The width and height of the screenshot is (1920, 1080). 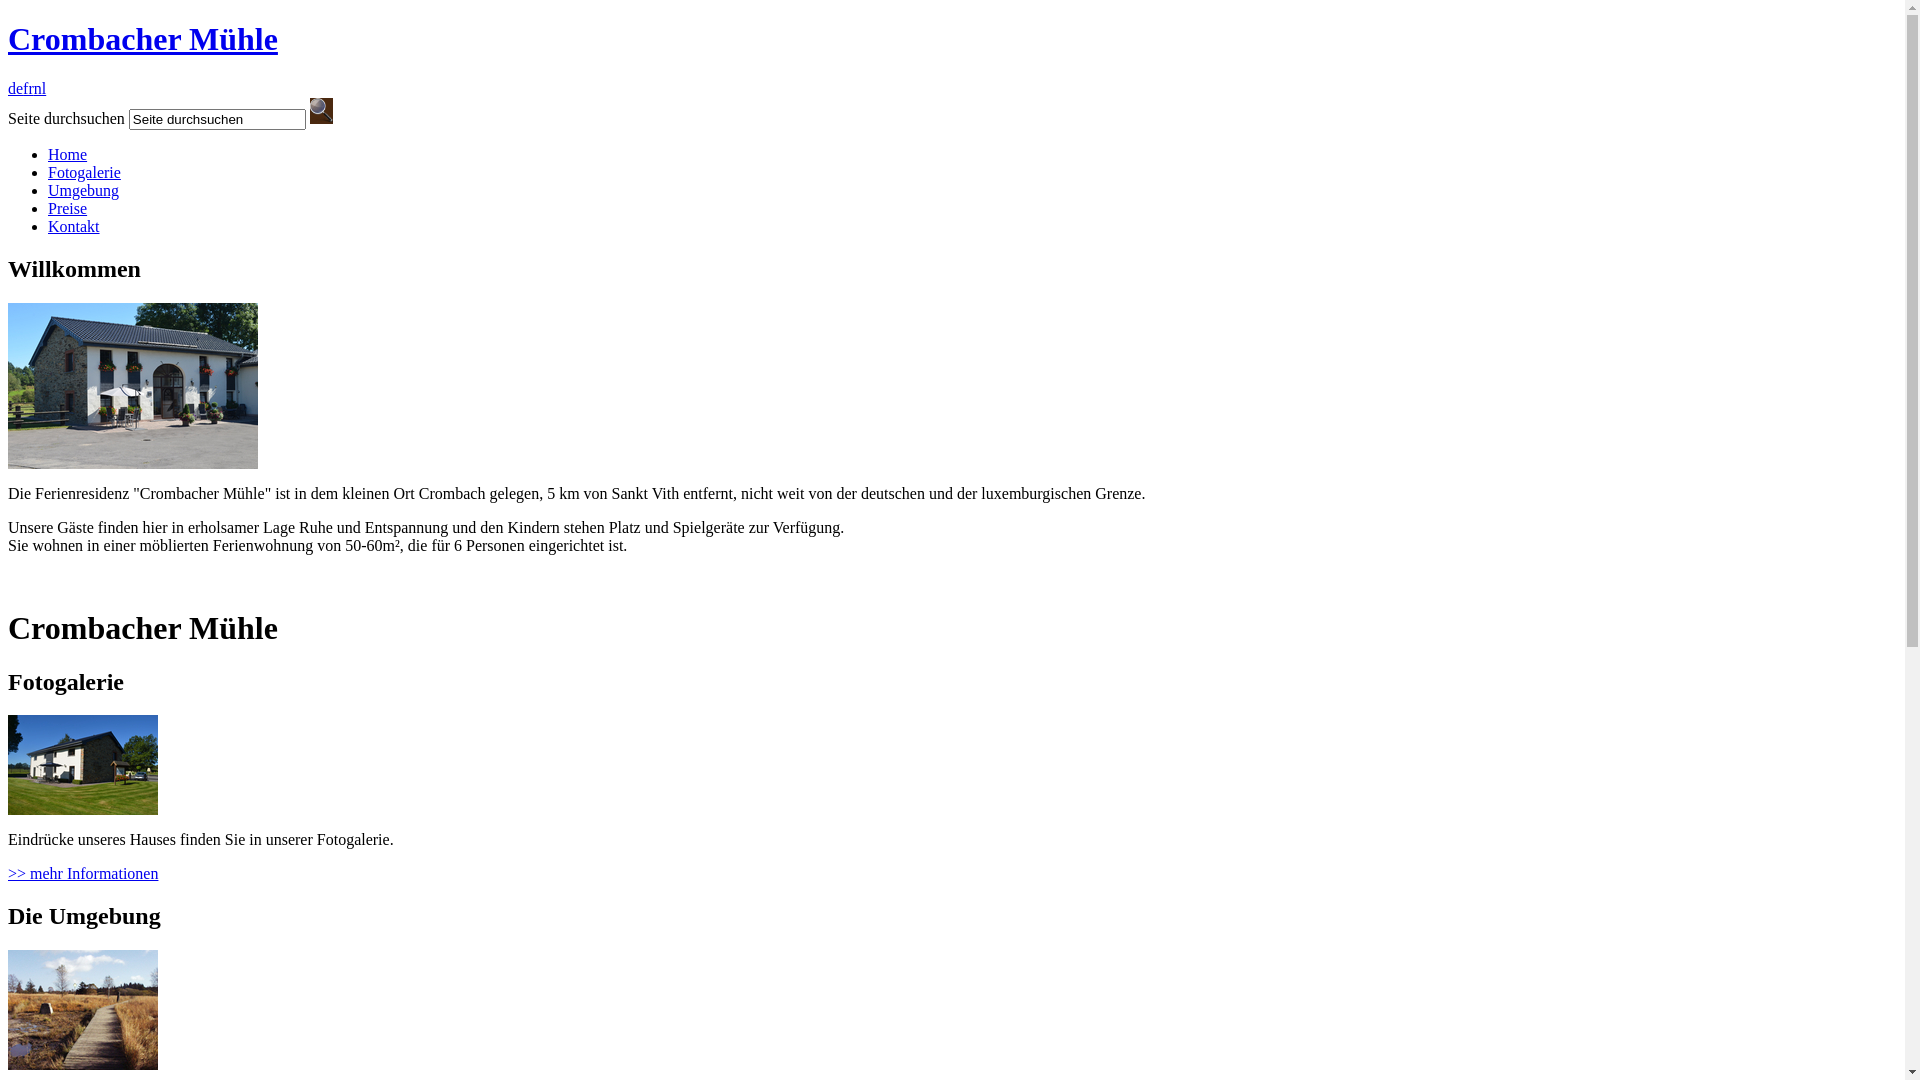 I want to click on '>> mehr Informationen', so click(x=8, y=872).